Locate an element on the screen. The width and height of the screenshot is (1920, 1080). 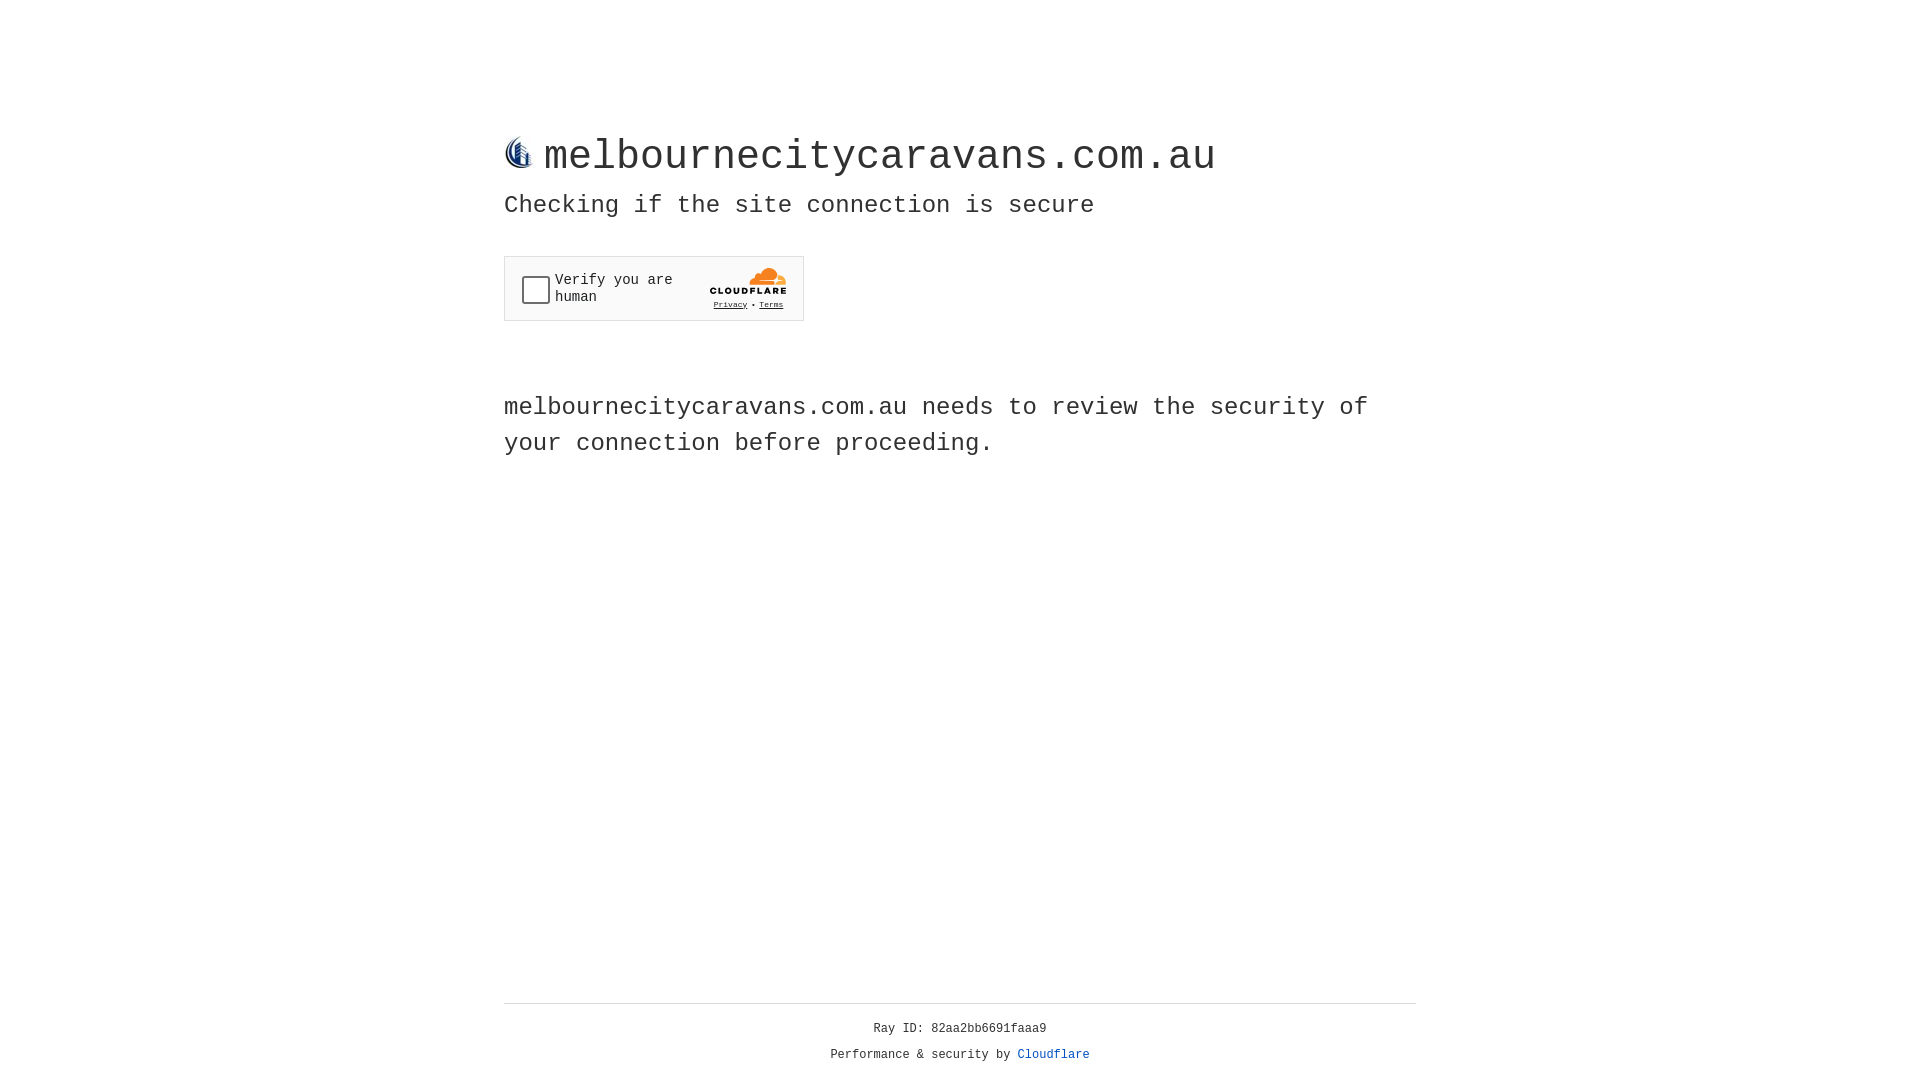
'Widget containing a Cloudflare security challenge' is located at coordinates (653, 288).